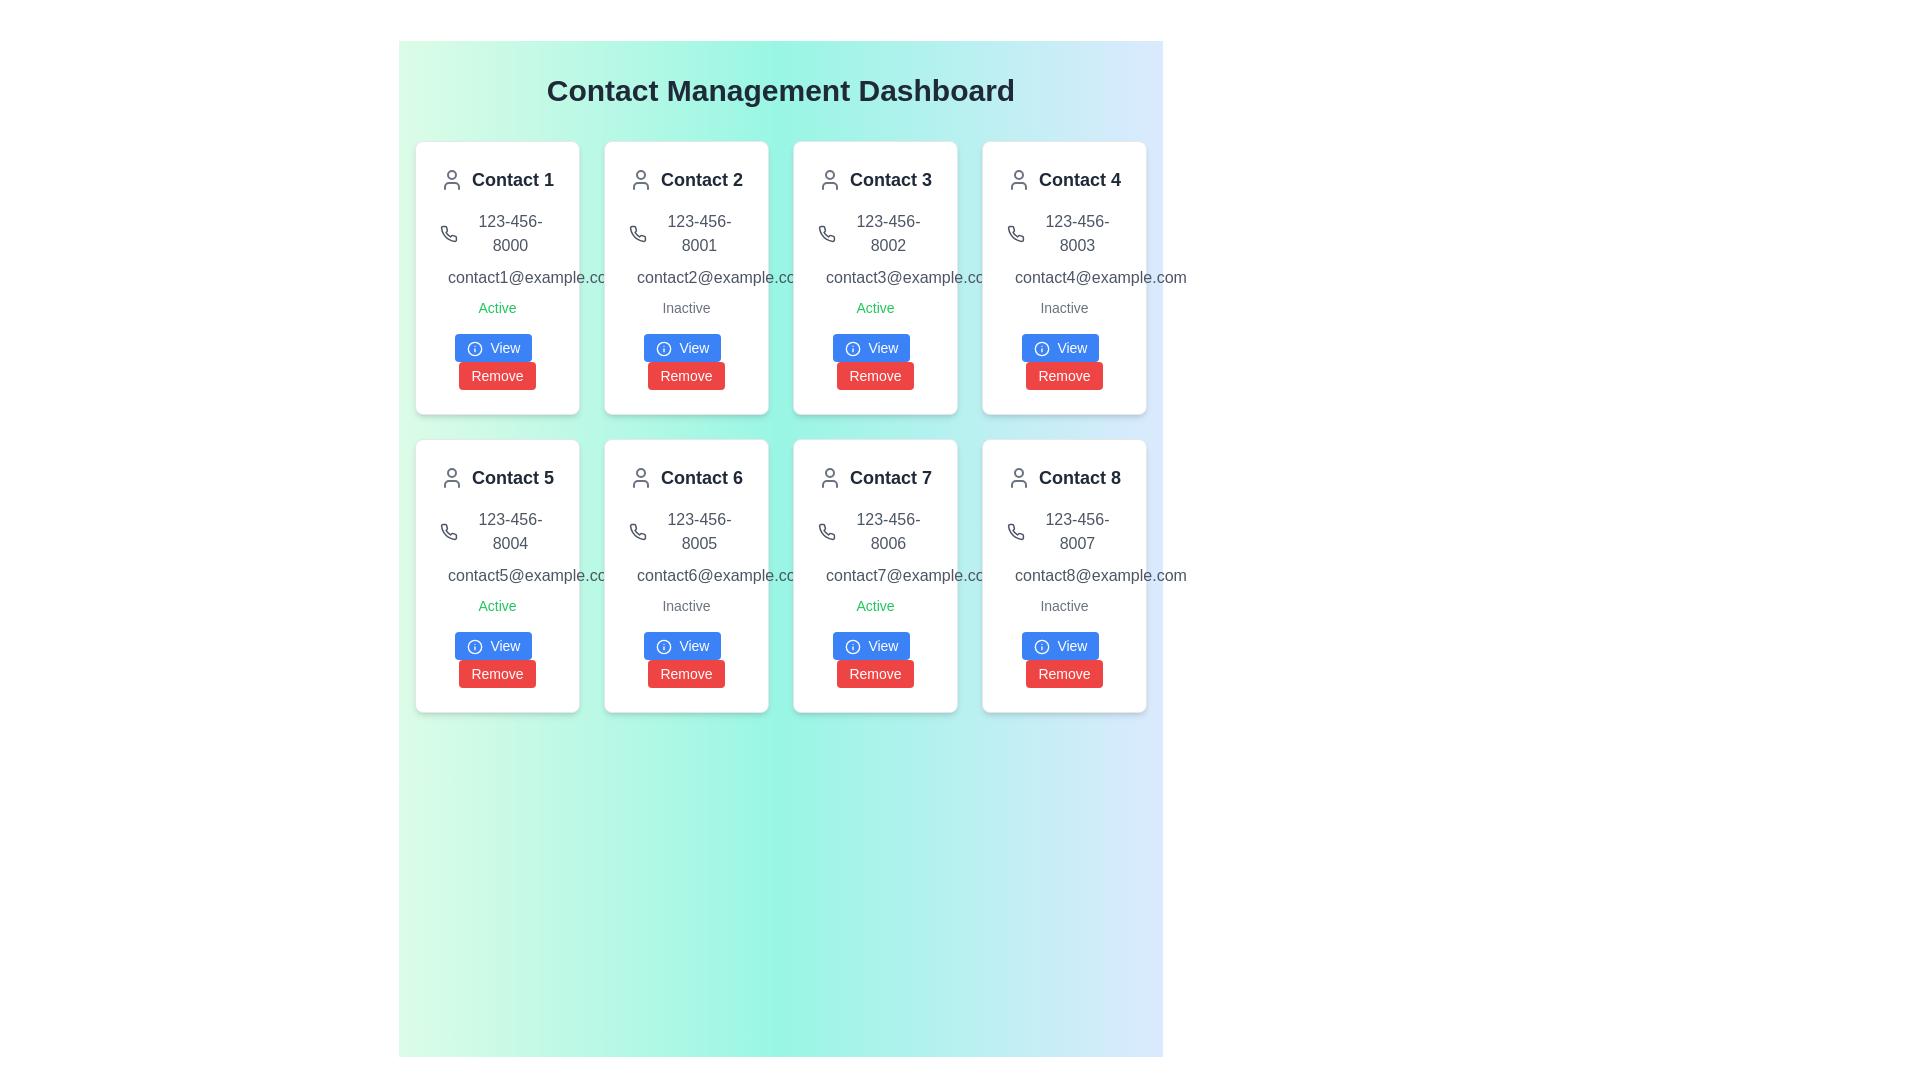  Describe the element at coordinates (1063, 277) in the screenshot. I see `email address displayed in the contact card for 'Contact 4', located below the phone number '123-456-8003' and above the status indicator 'Inactive'` at that location.